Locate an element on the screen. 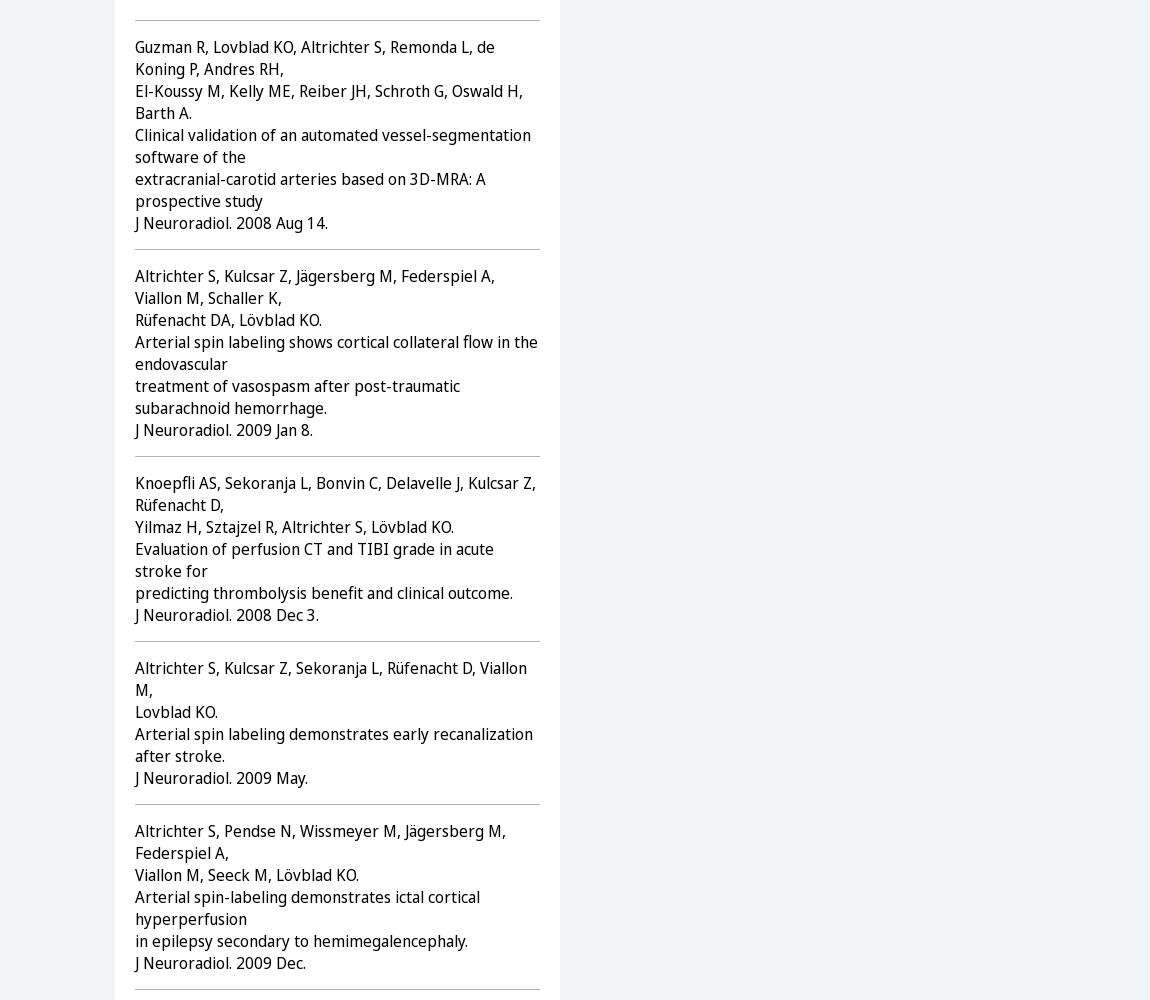  'Clinical validation of an automated vessel-segmentation software of the' is located at coordinates (333, 145).